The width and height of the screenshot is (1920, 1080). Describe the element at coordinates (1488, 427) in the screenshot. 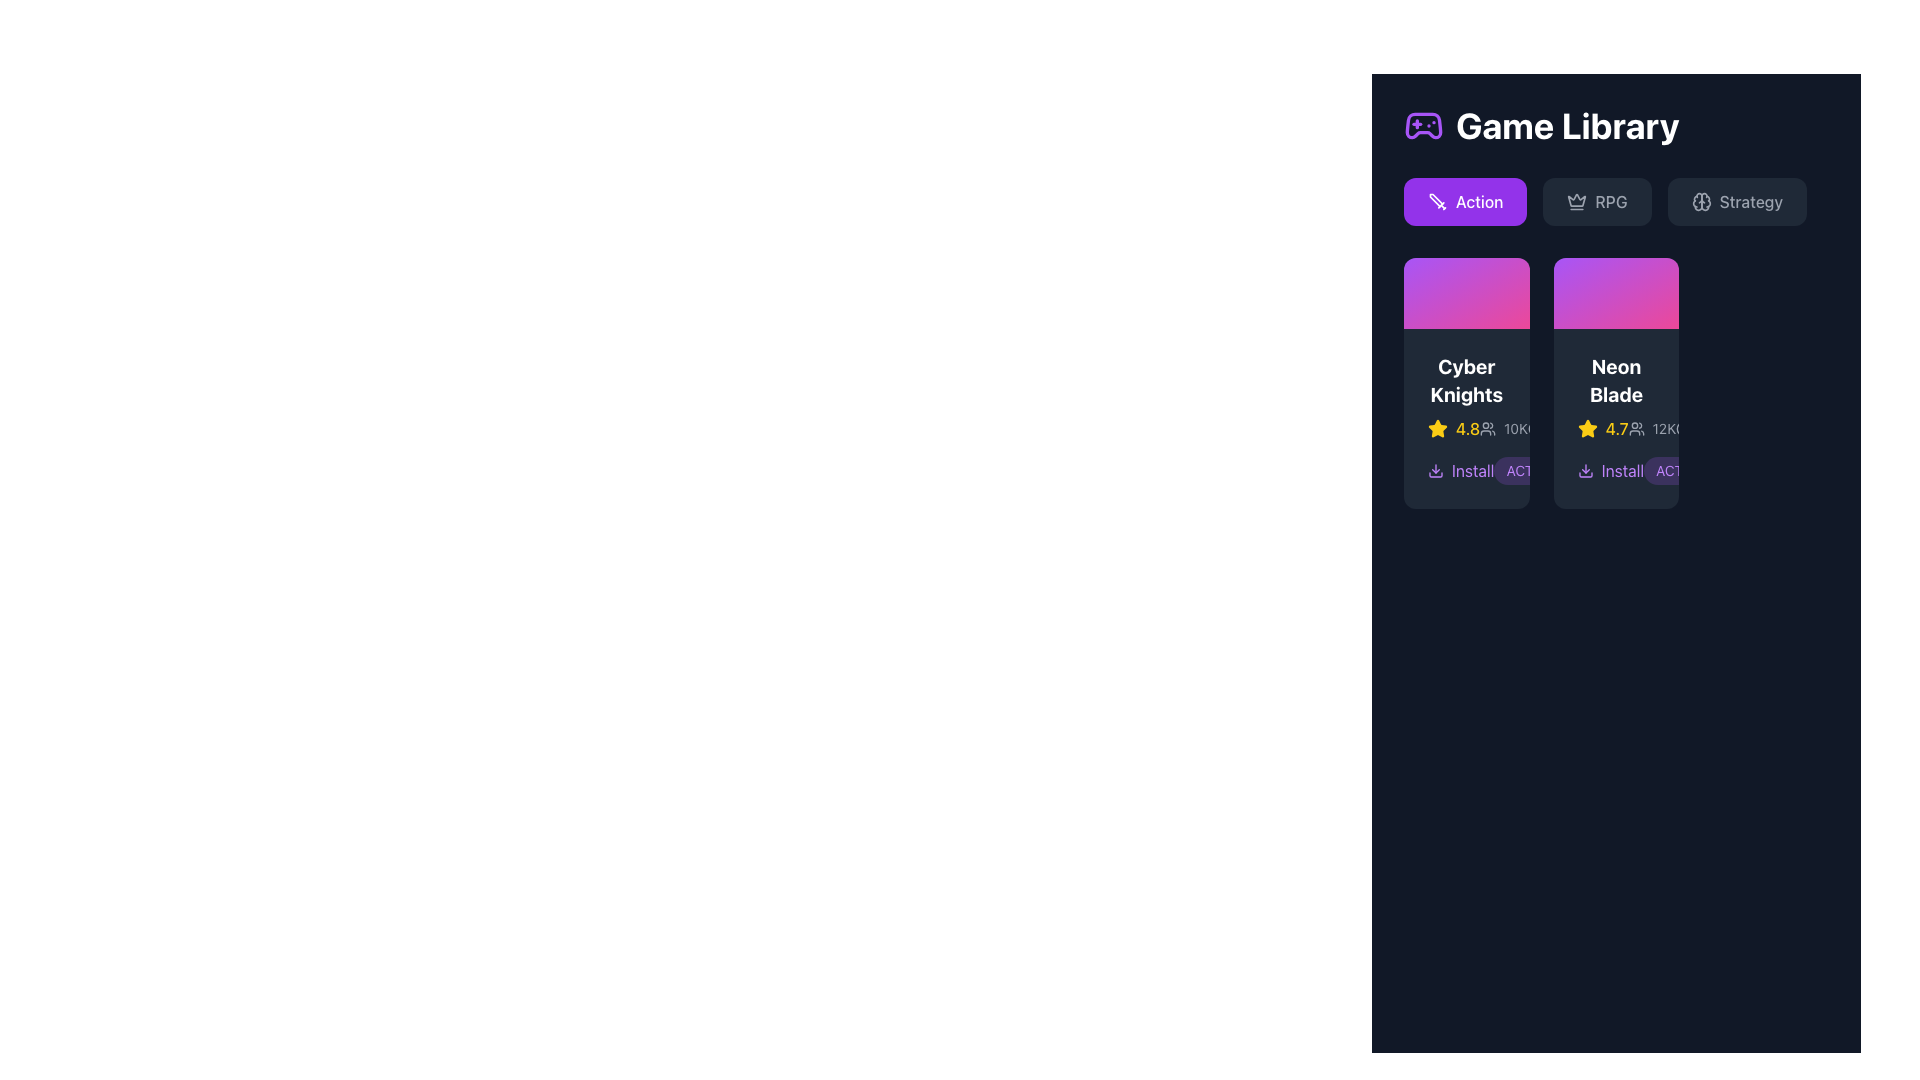

I see `the icon of a group of people, styled with thin line art design, located to the left of the '10K' text` at that location.